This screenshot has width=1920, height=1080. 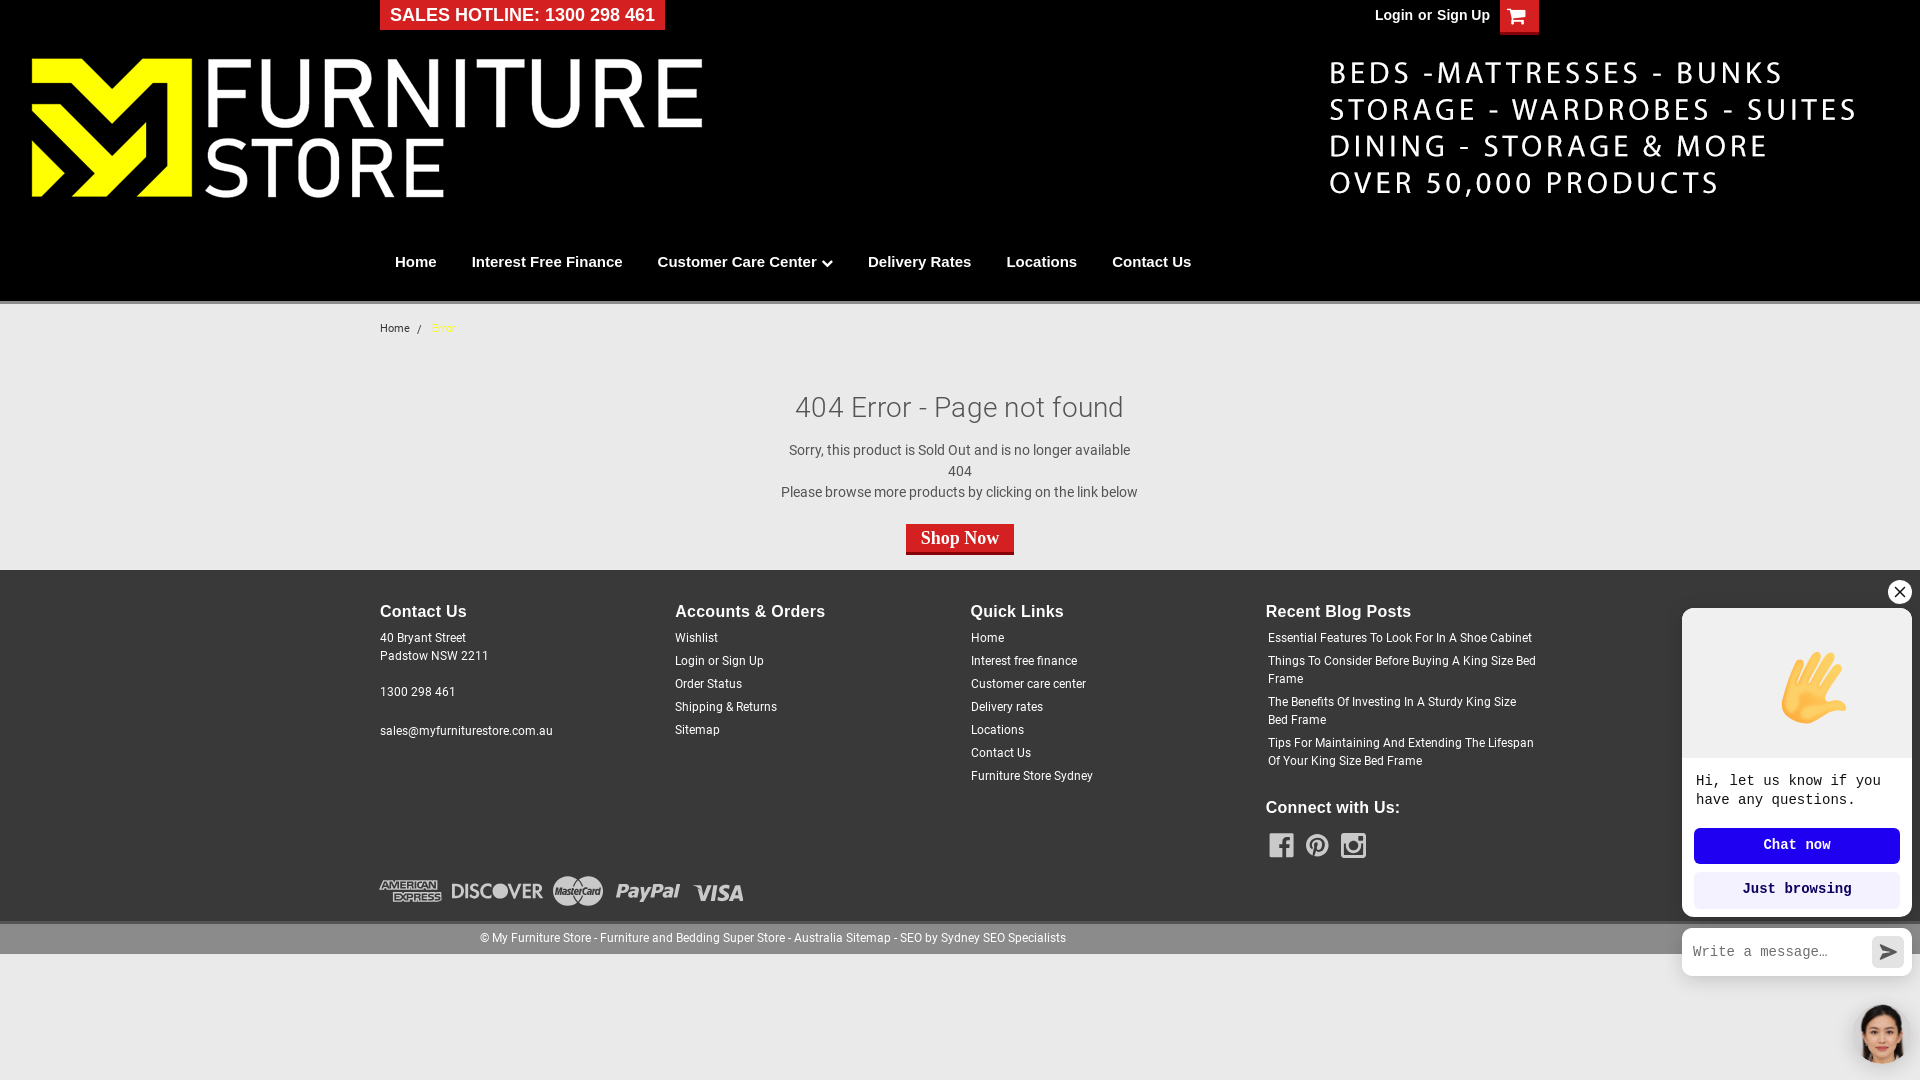 What do you see at coordinates (379, 690) in the screenshot?
I see `'1300 298 461'` at bounding box center [379, 690].